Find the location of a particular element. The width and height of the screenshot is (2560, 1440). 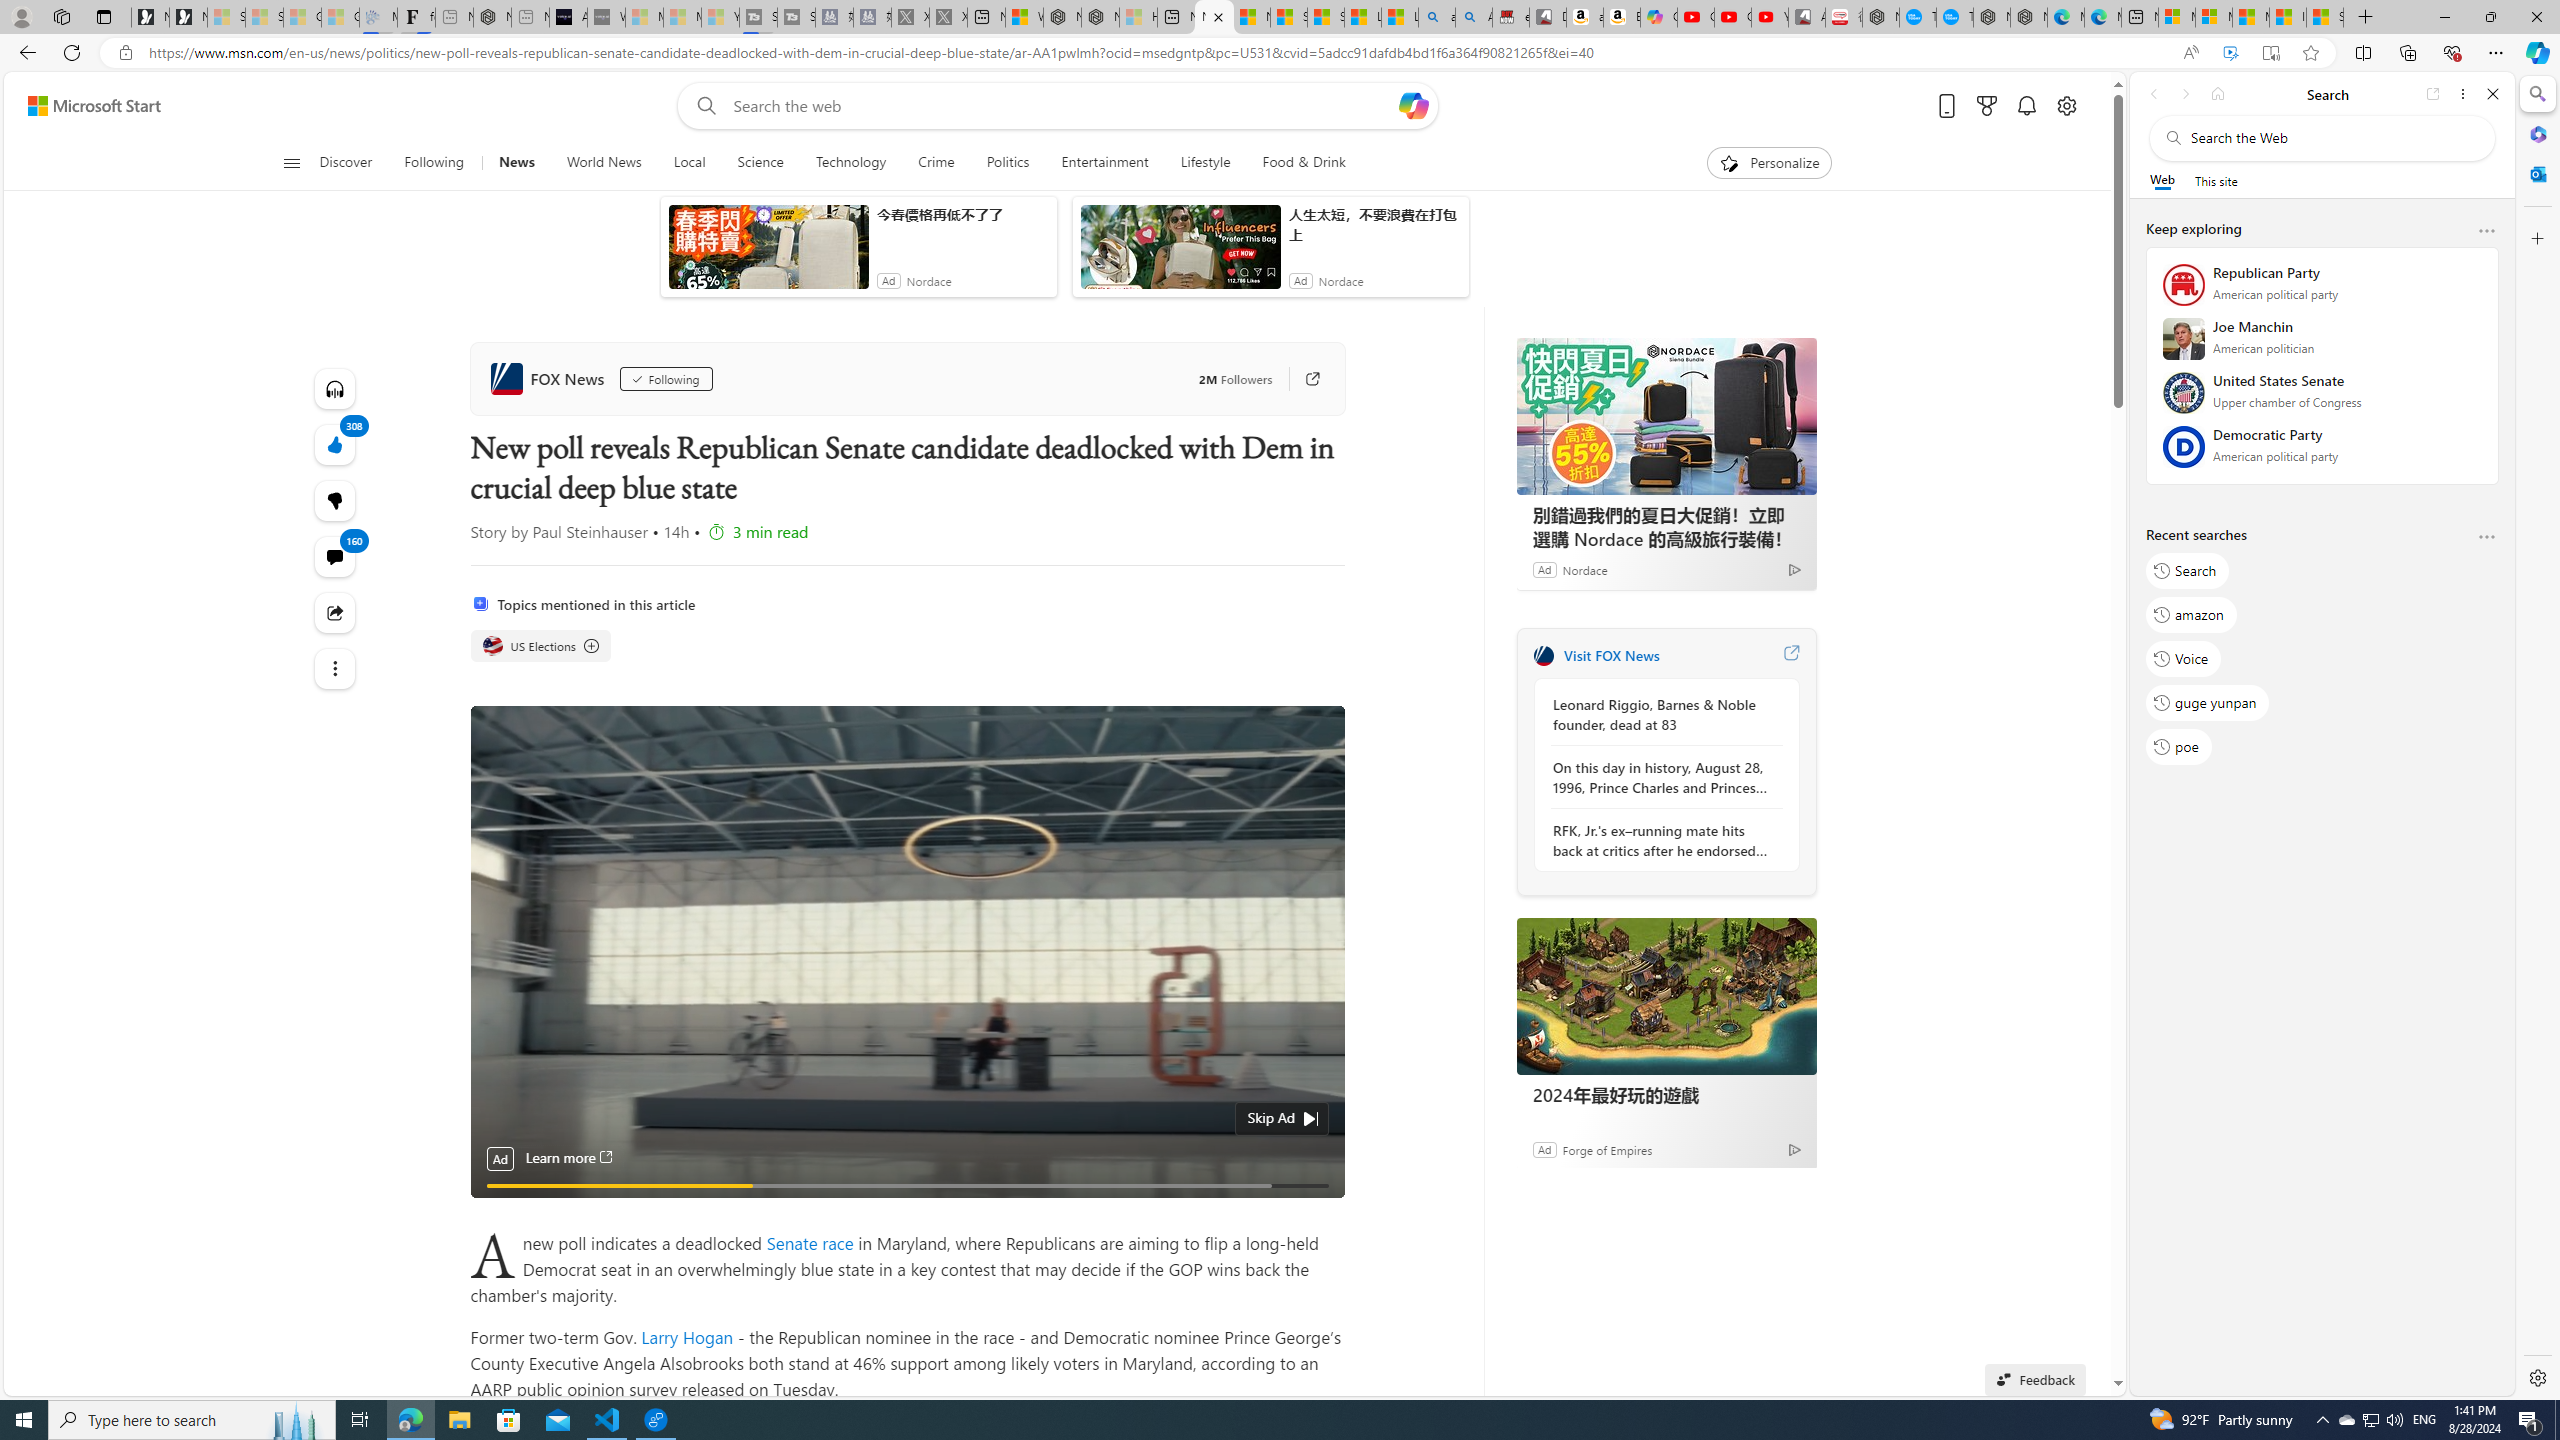

'Voice' is located at coordinates (2182, 658).